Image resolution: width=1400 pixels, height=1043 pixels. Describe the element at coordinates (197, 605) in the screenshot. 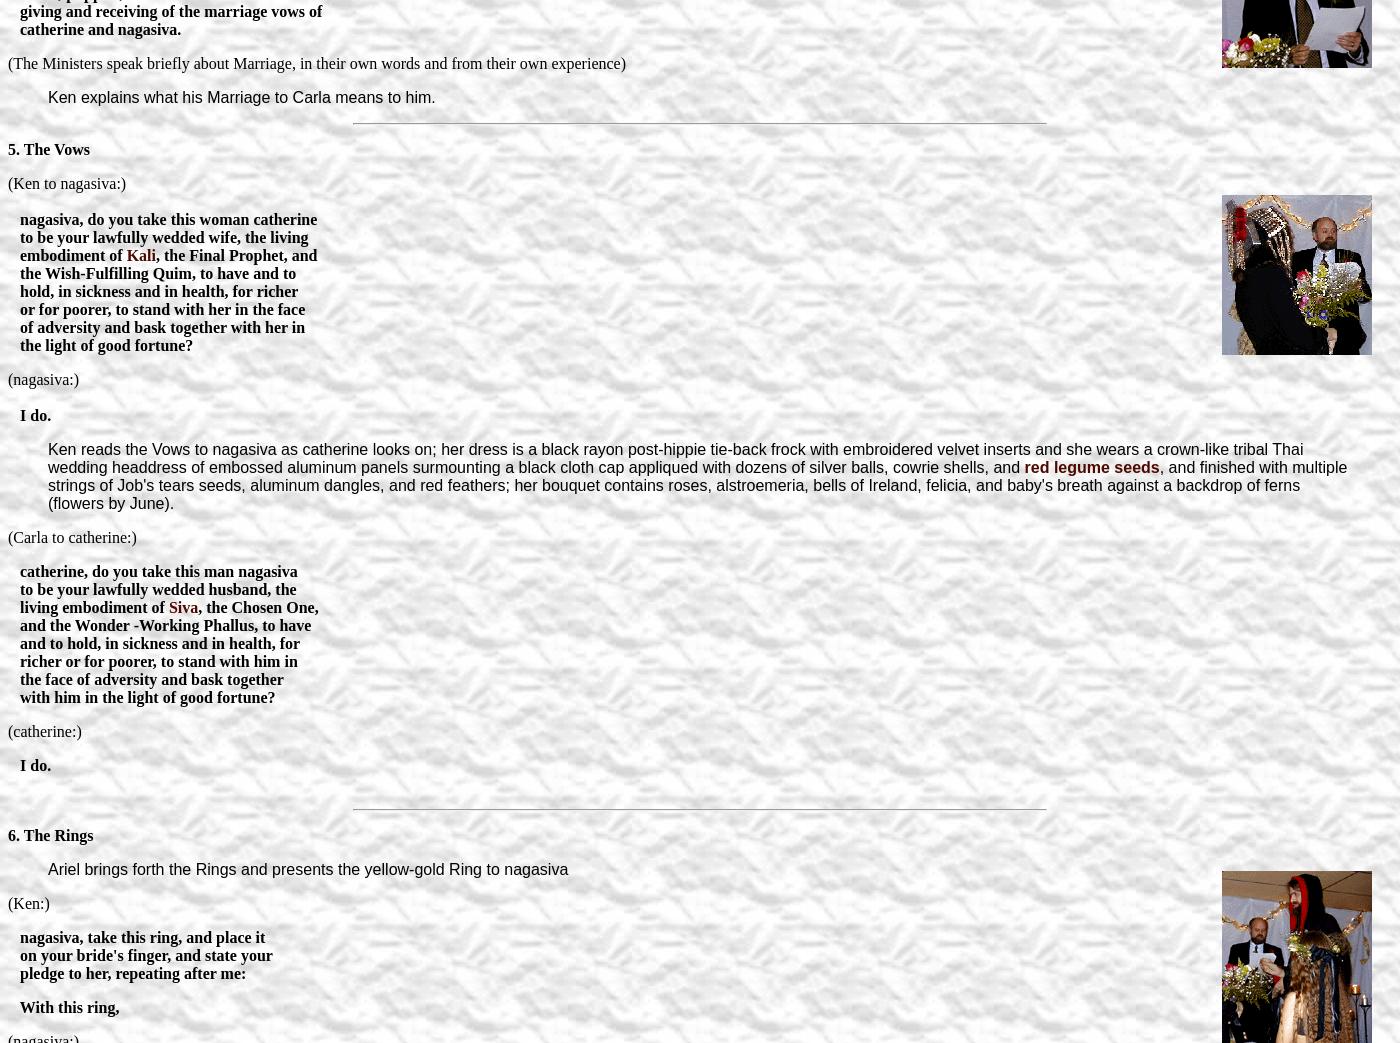

I see `', the Chosen One,'` at that location.